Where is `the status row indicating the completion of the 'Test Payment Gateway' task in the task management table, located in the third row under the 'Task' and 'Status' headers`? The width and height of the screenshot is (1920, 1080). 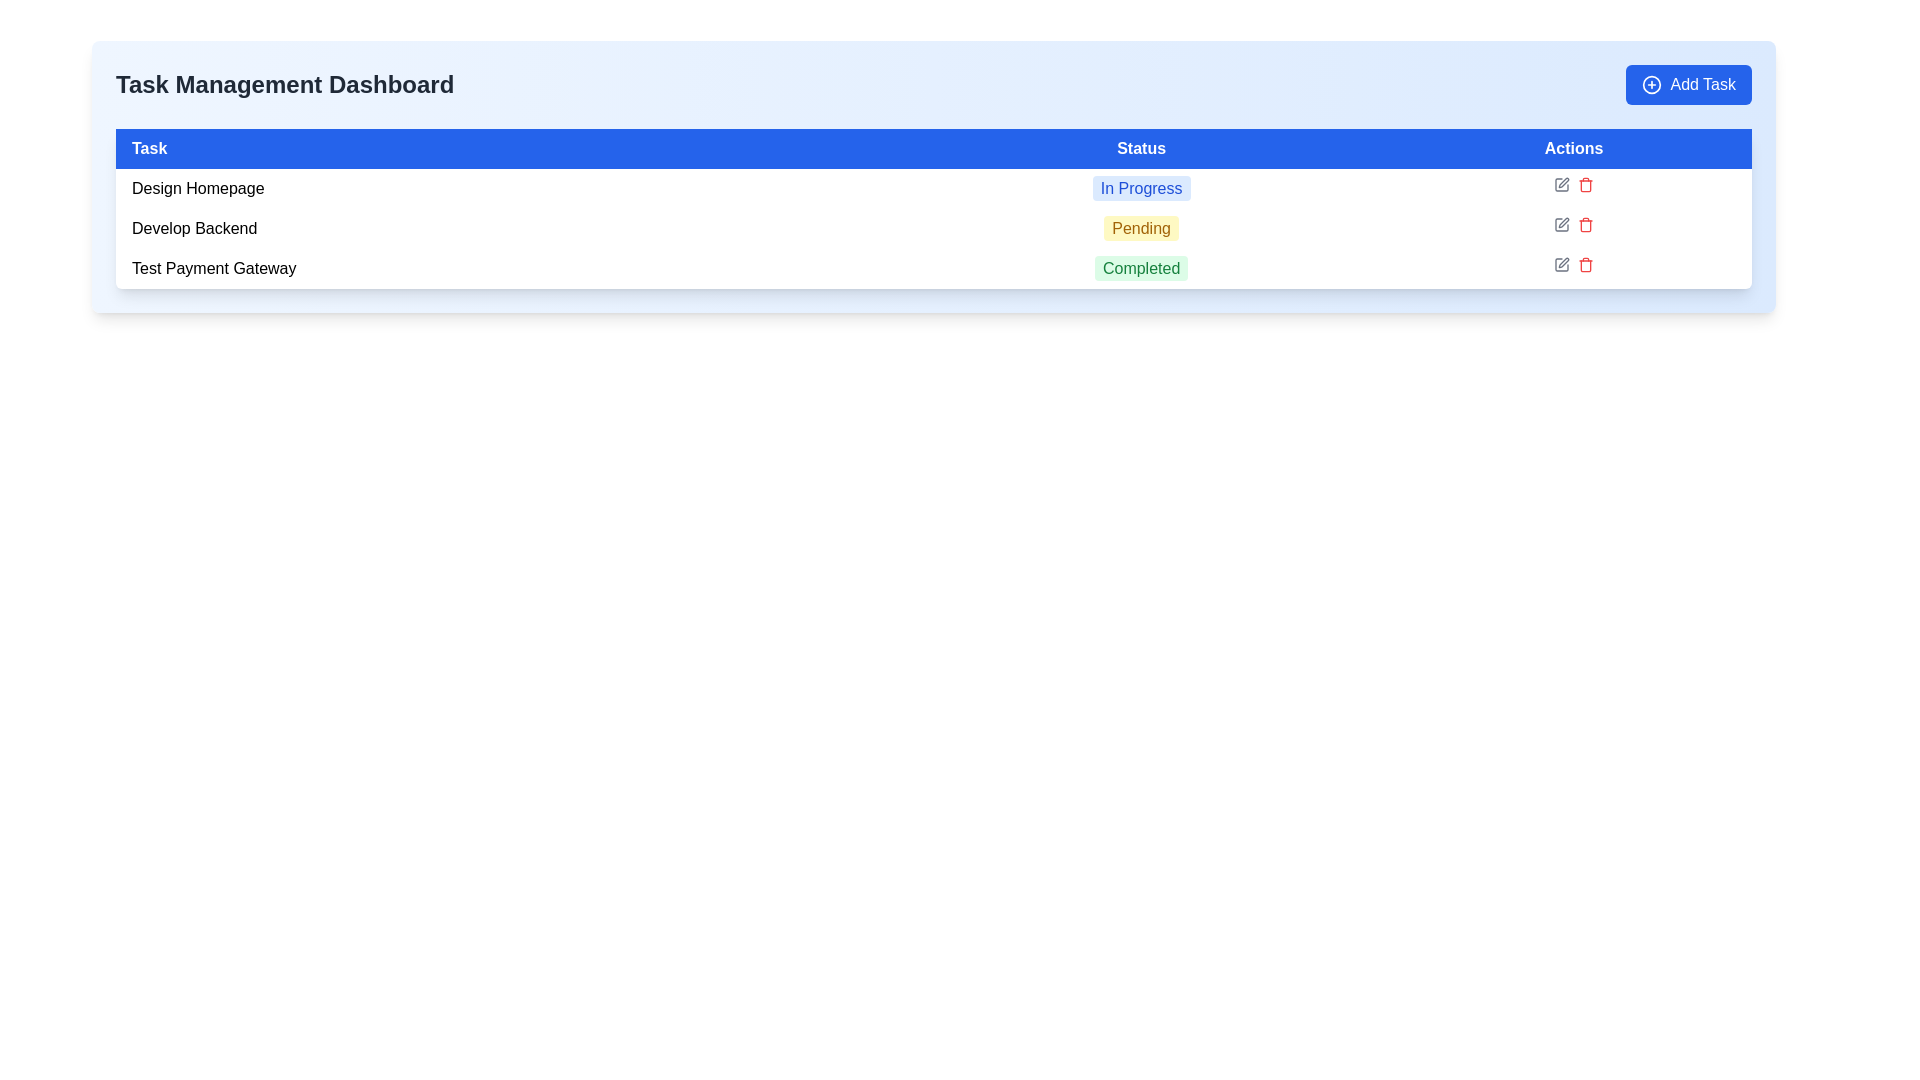
the status row indicating the completion of the 'Test Payment Gateway' task in the task management table, located in the third row under the 'Task' and 'Status' headers is located at coordinates (933, 268).